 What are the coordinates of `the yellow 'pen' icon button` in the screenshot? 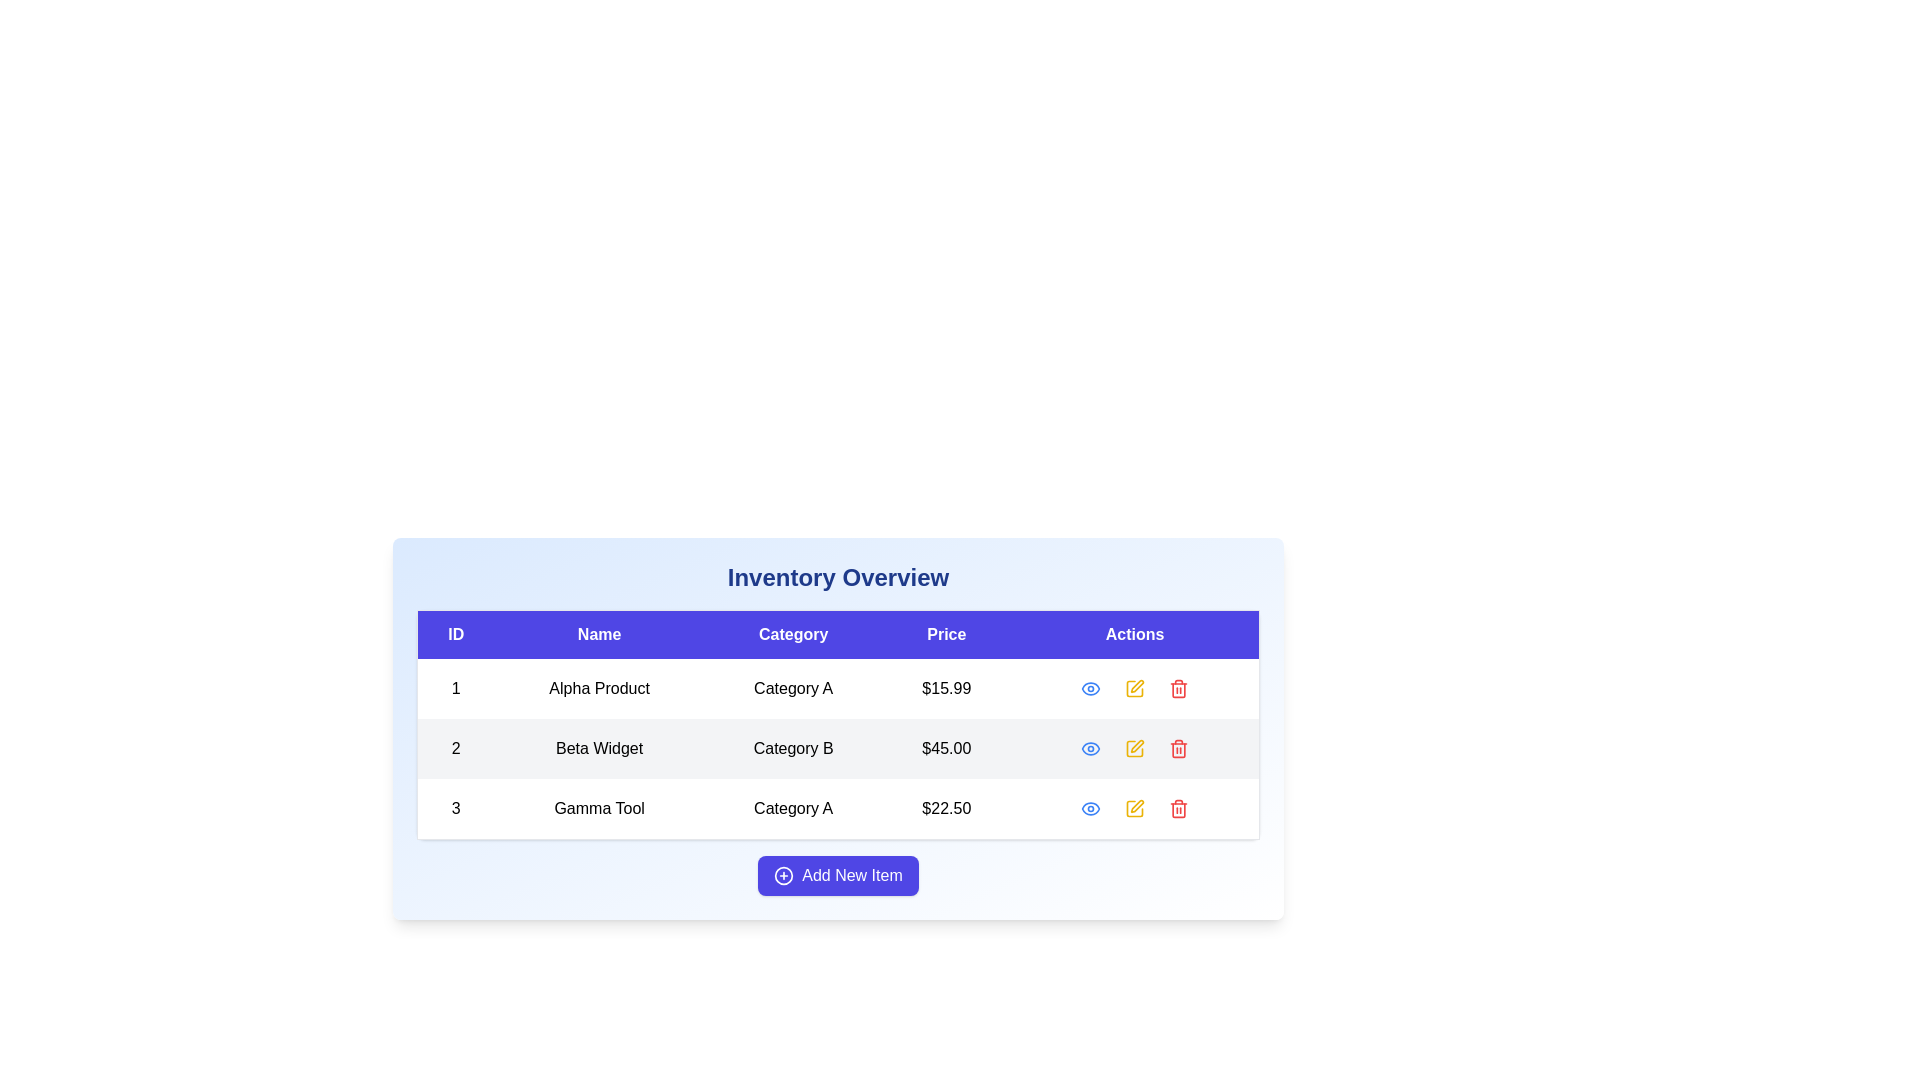 It's located at (1135, 688).